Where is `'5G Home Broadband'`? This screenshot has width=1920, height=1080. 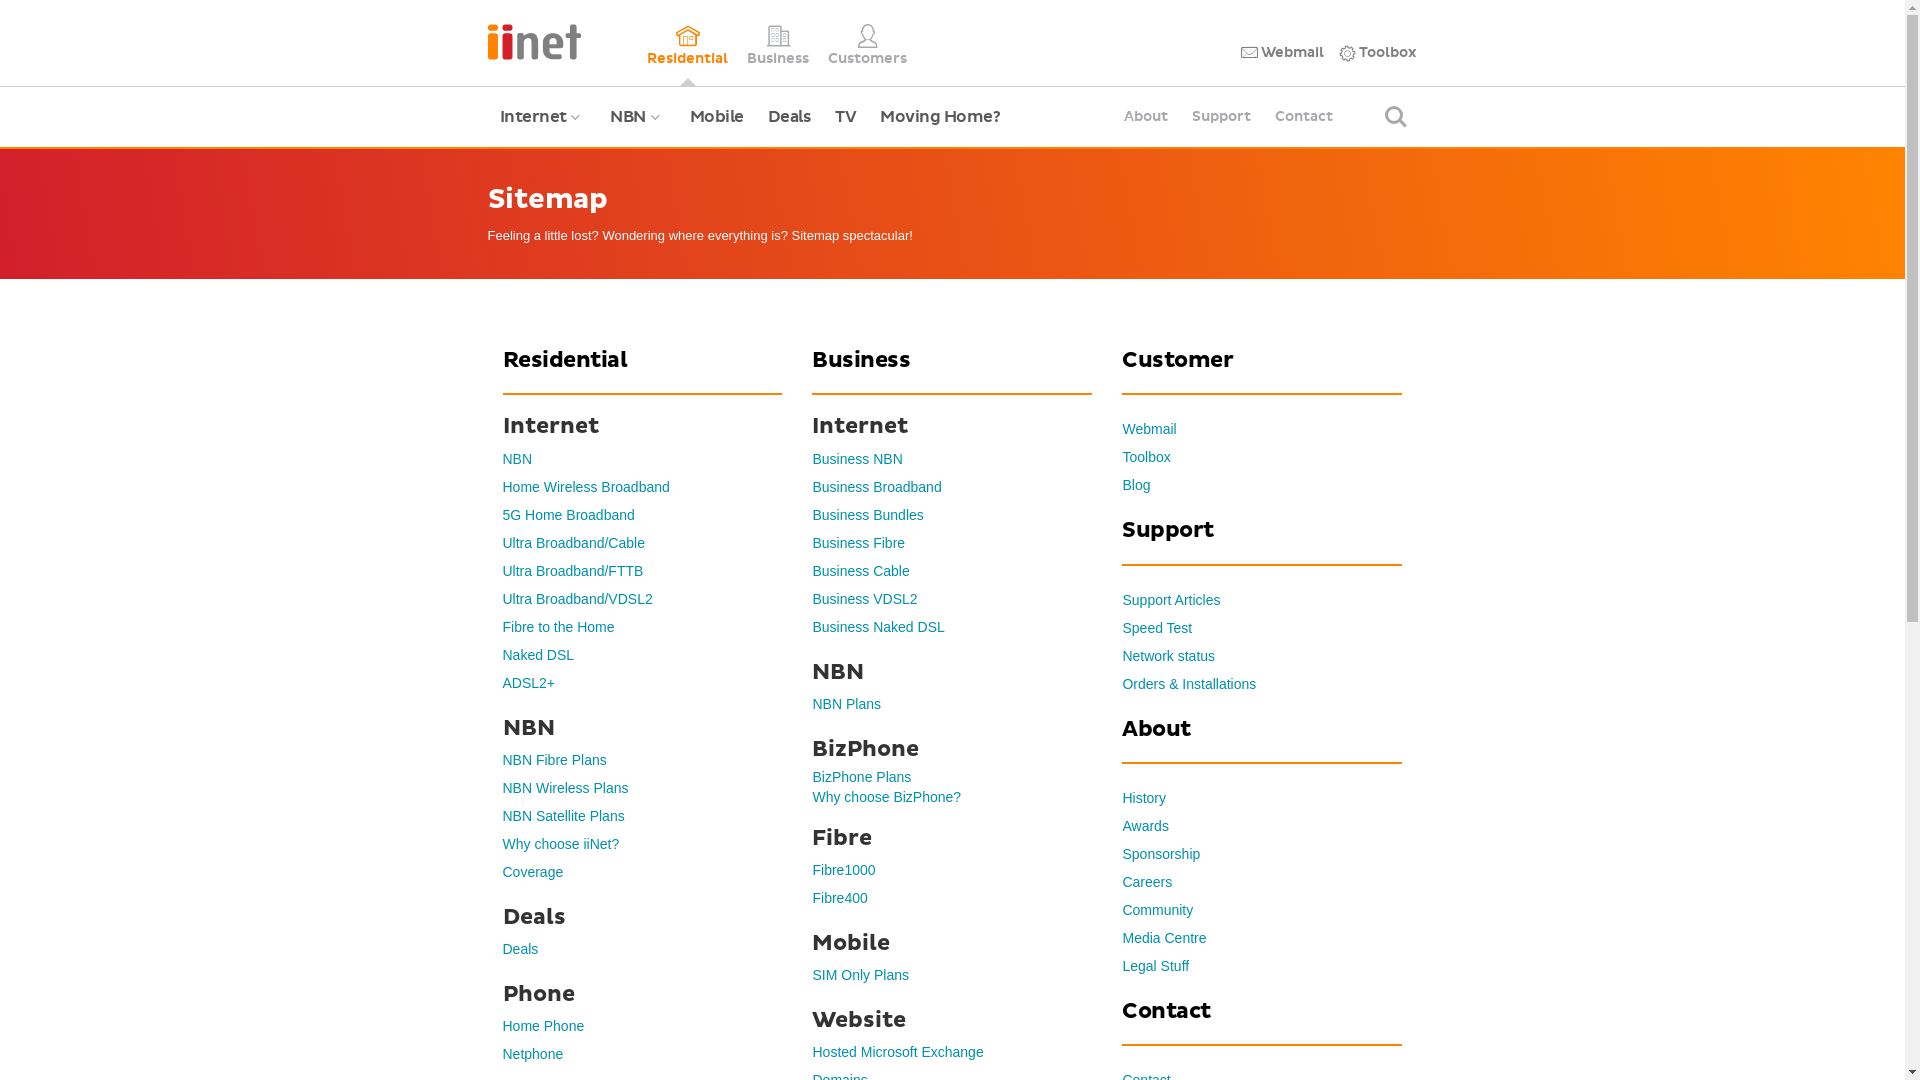
'5G Home Broadband' is located at coordinates (502, 514).